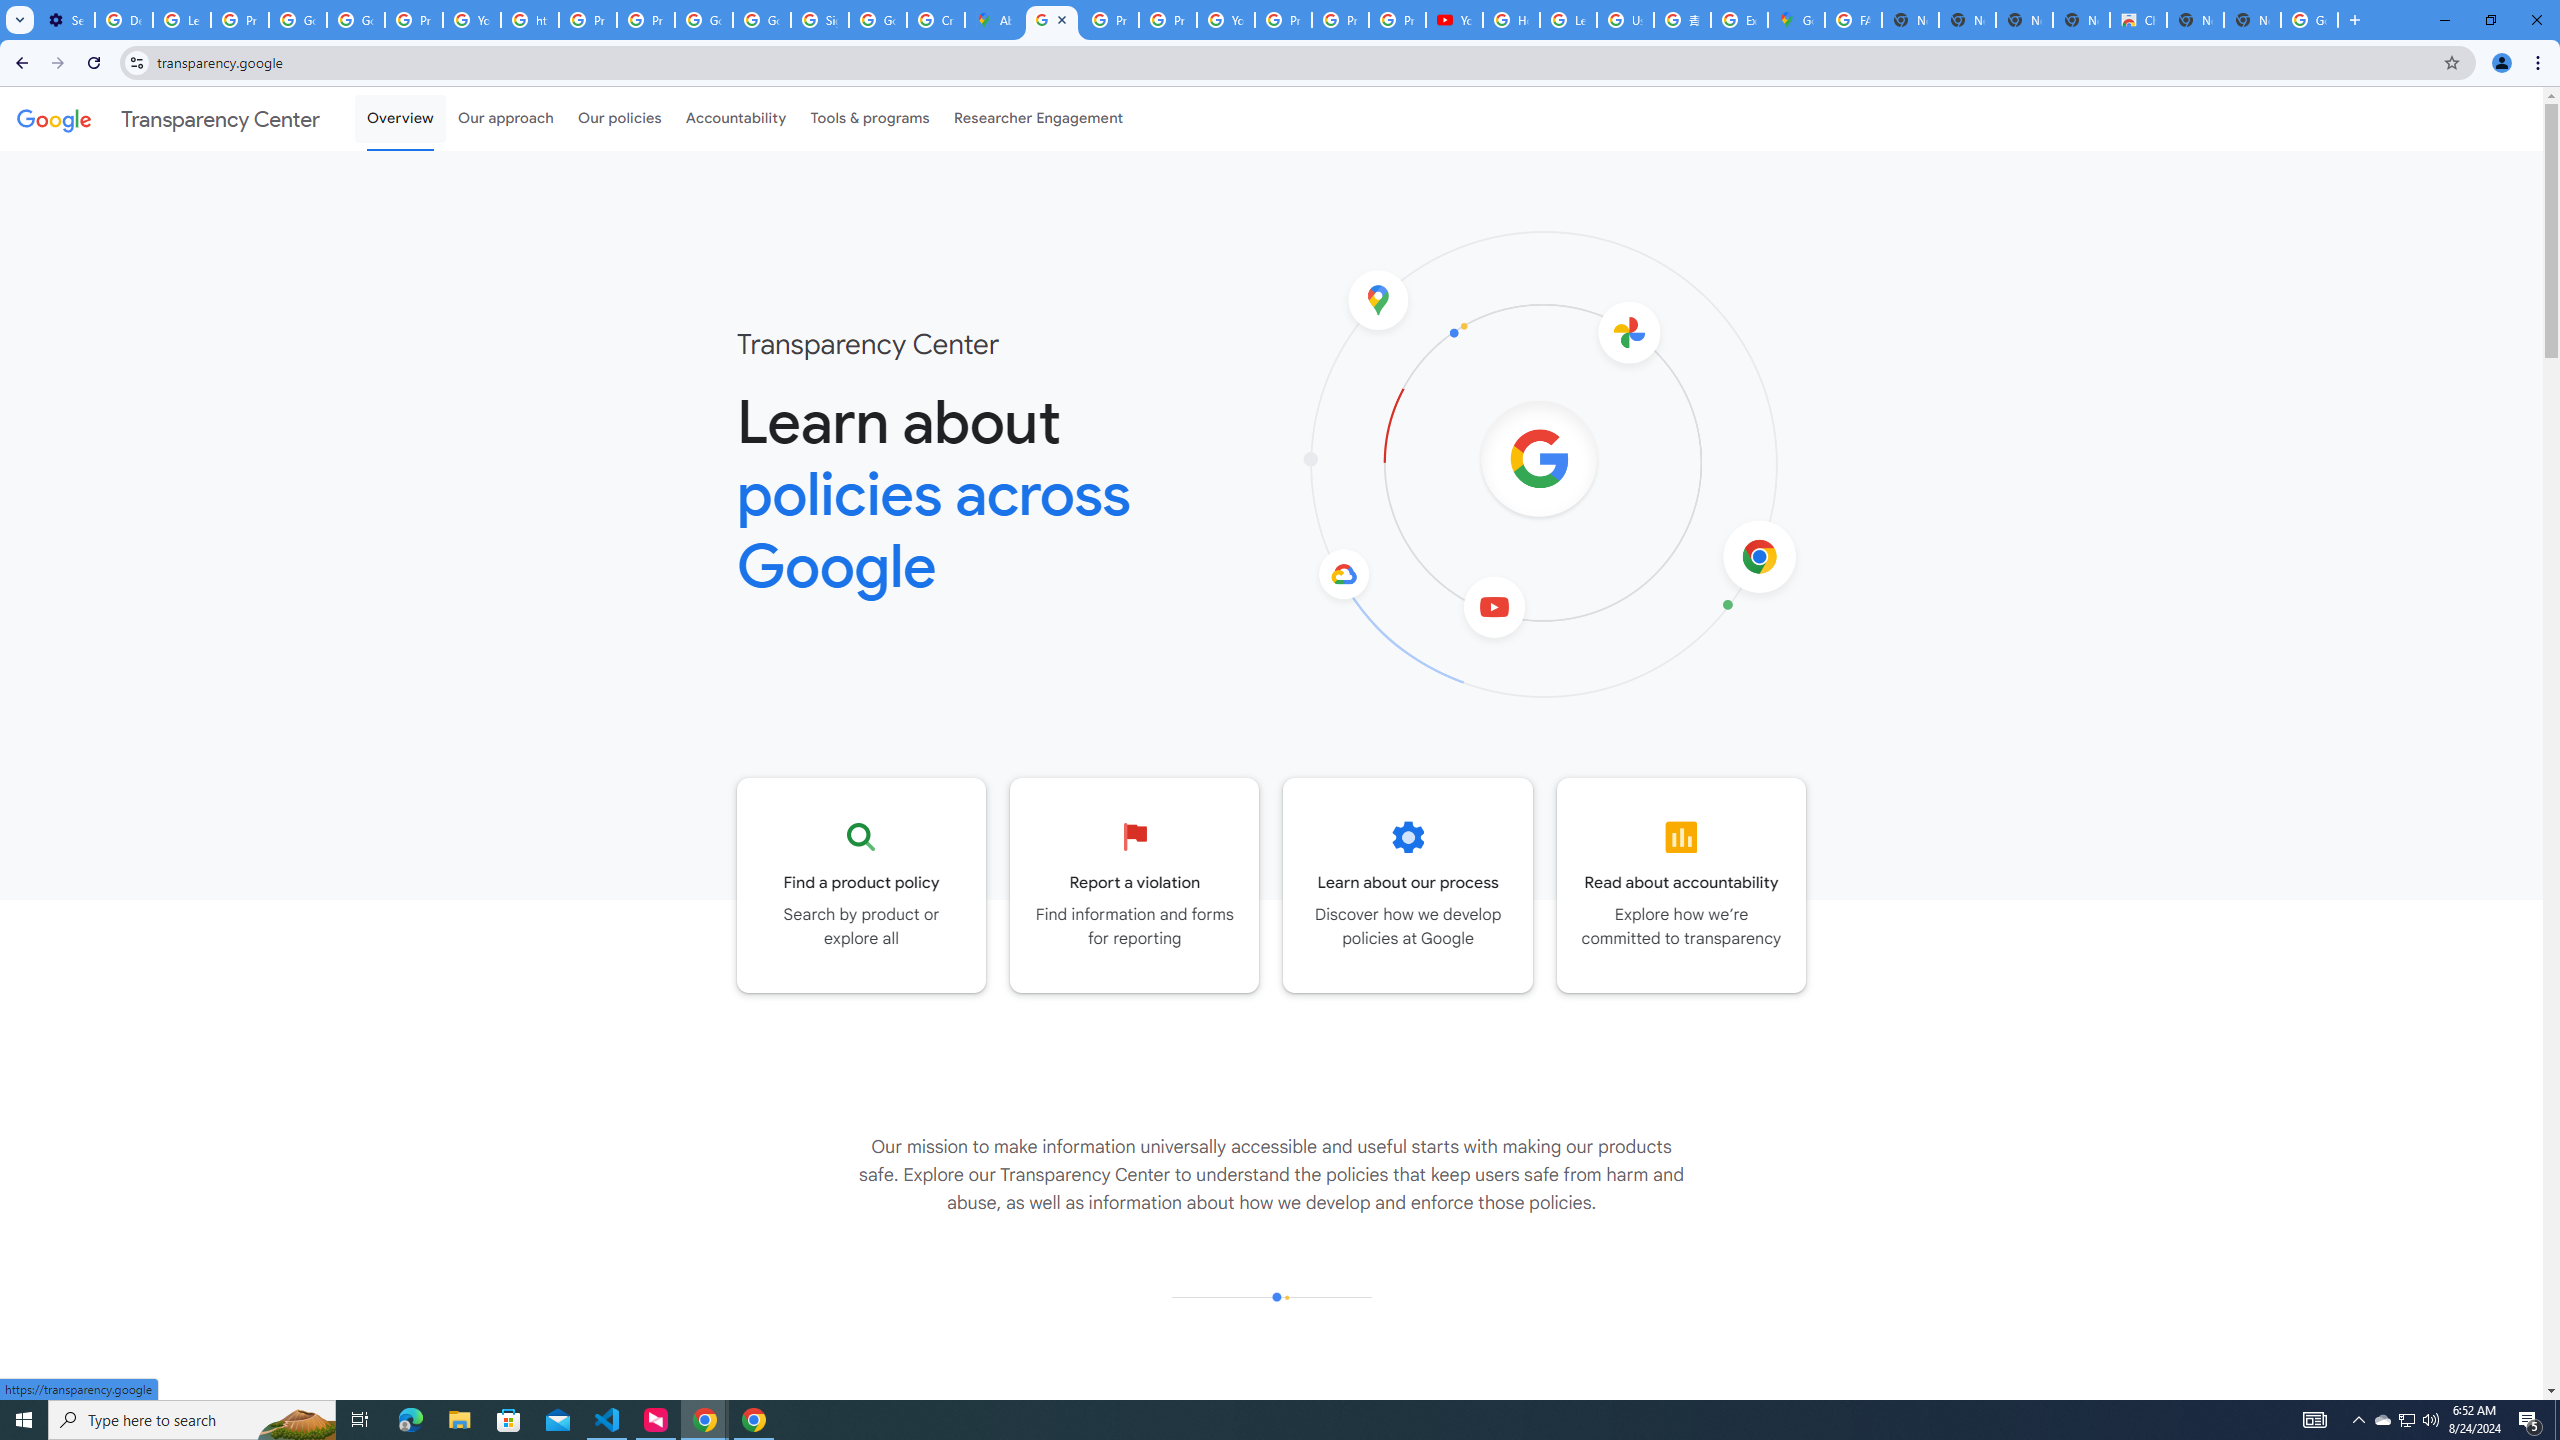  I want to click on 'Our policies', so click(619, 118).